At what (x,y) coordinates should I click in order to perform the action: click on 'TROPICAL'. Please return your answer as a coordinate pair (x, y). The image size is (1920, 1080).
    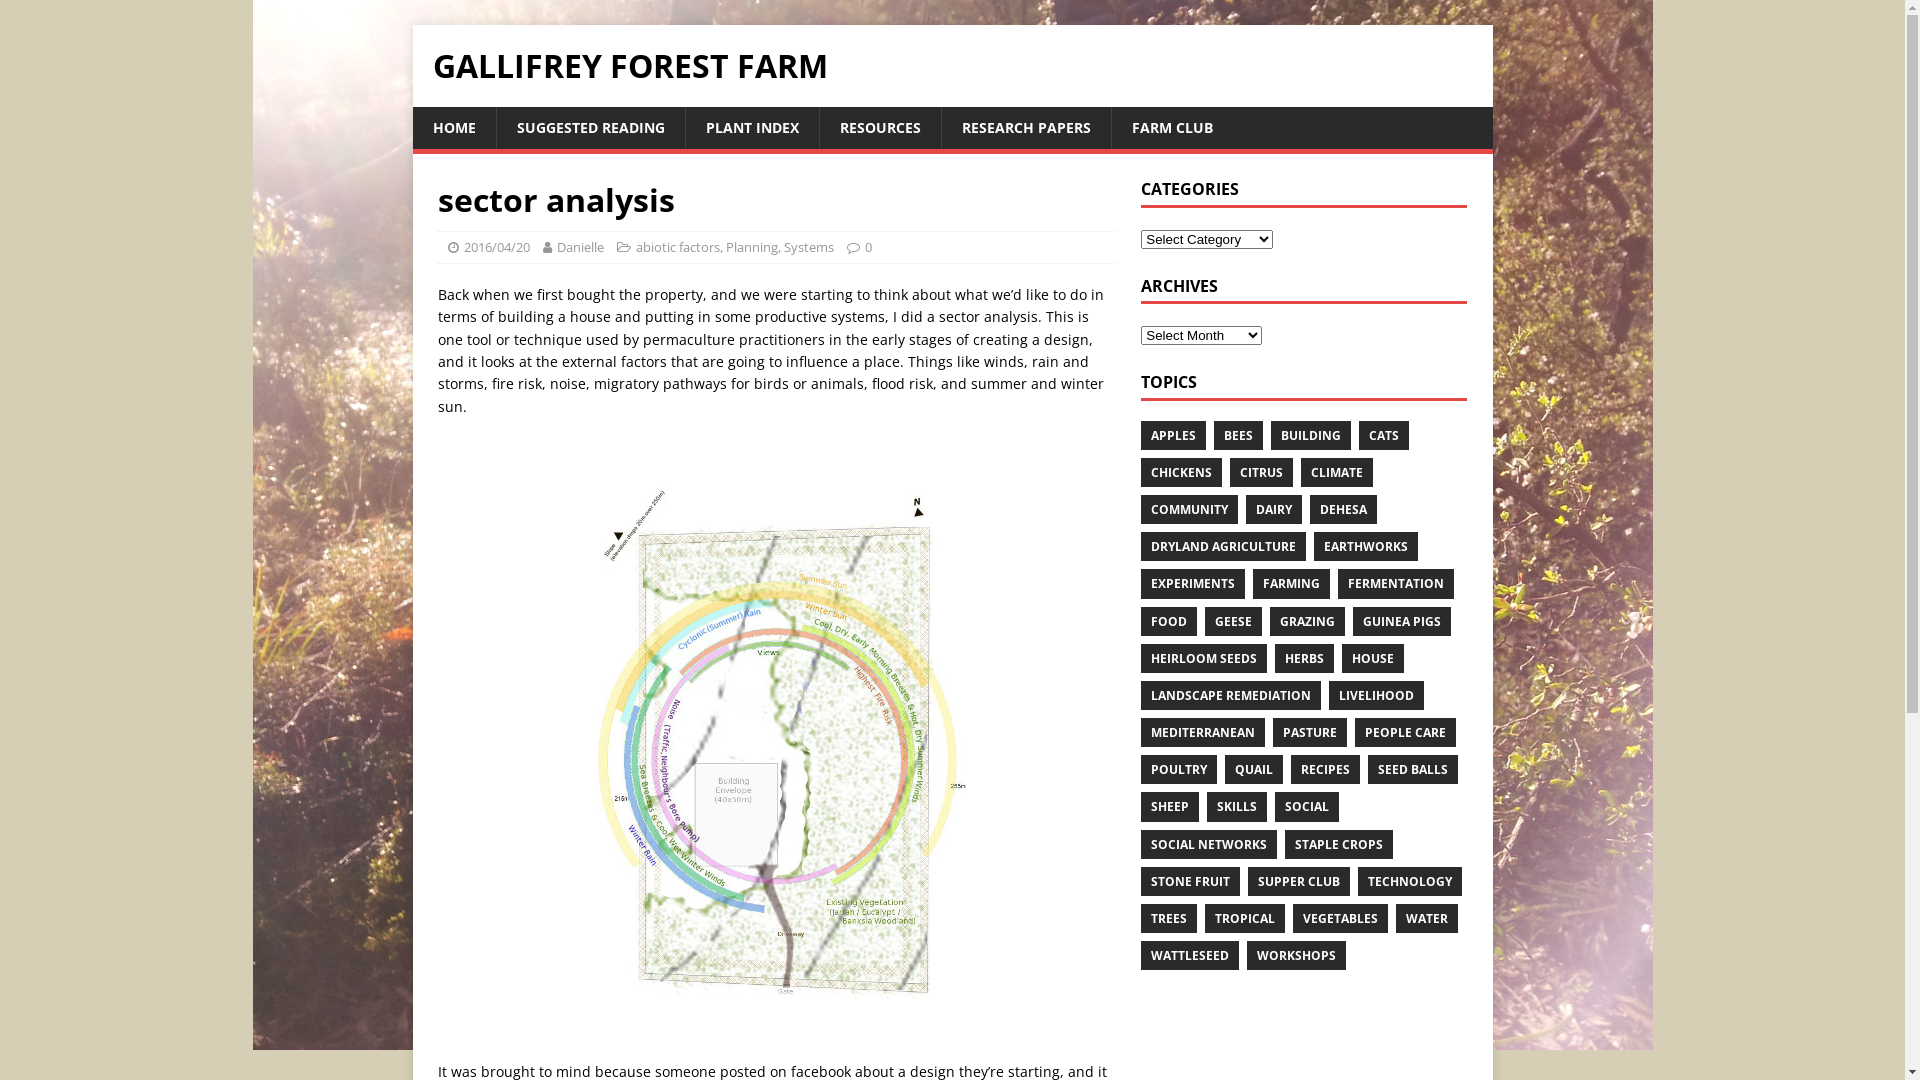
    Looking at the image, I should click on (1243, 918).